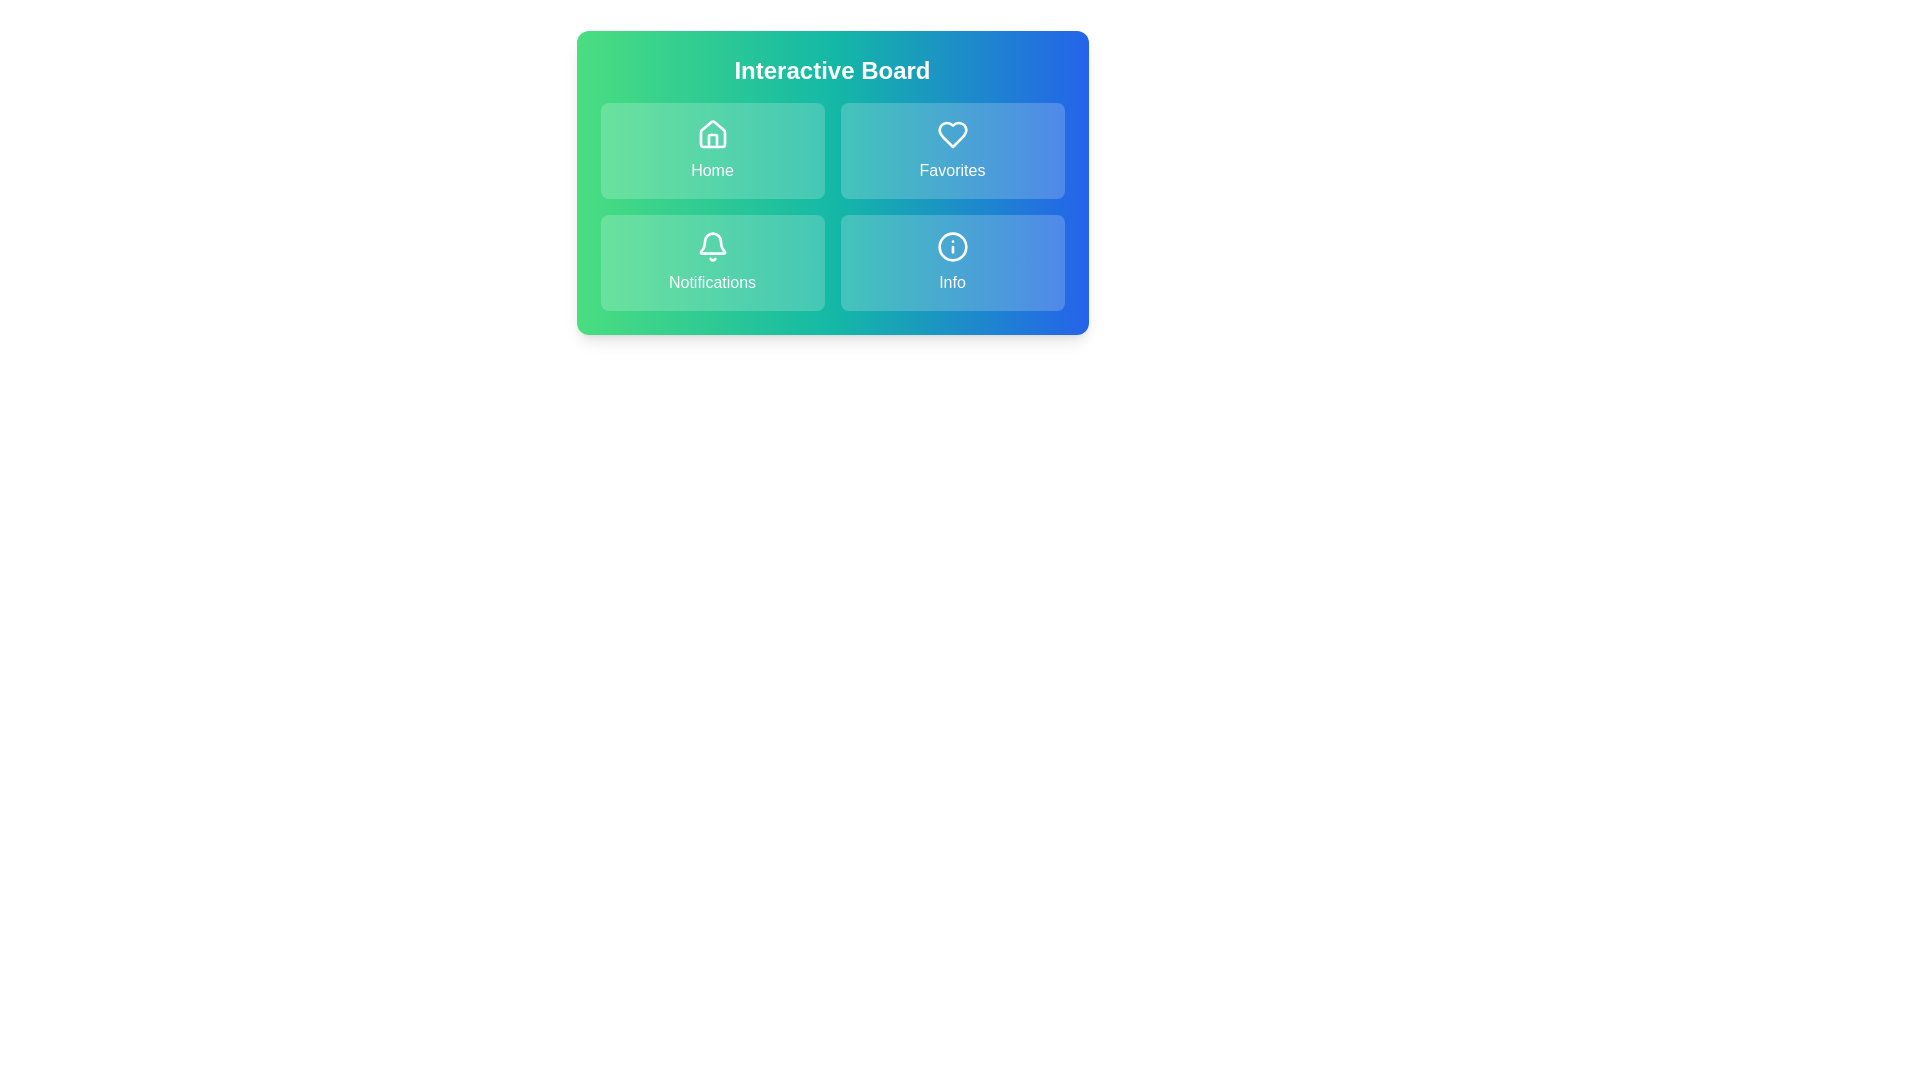  I want to click on the SVG Circle, which is part of the information icon located in the rightmost widget of the second row beneath the title 'Interactive Board', so click(951, 245).